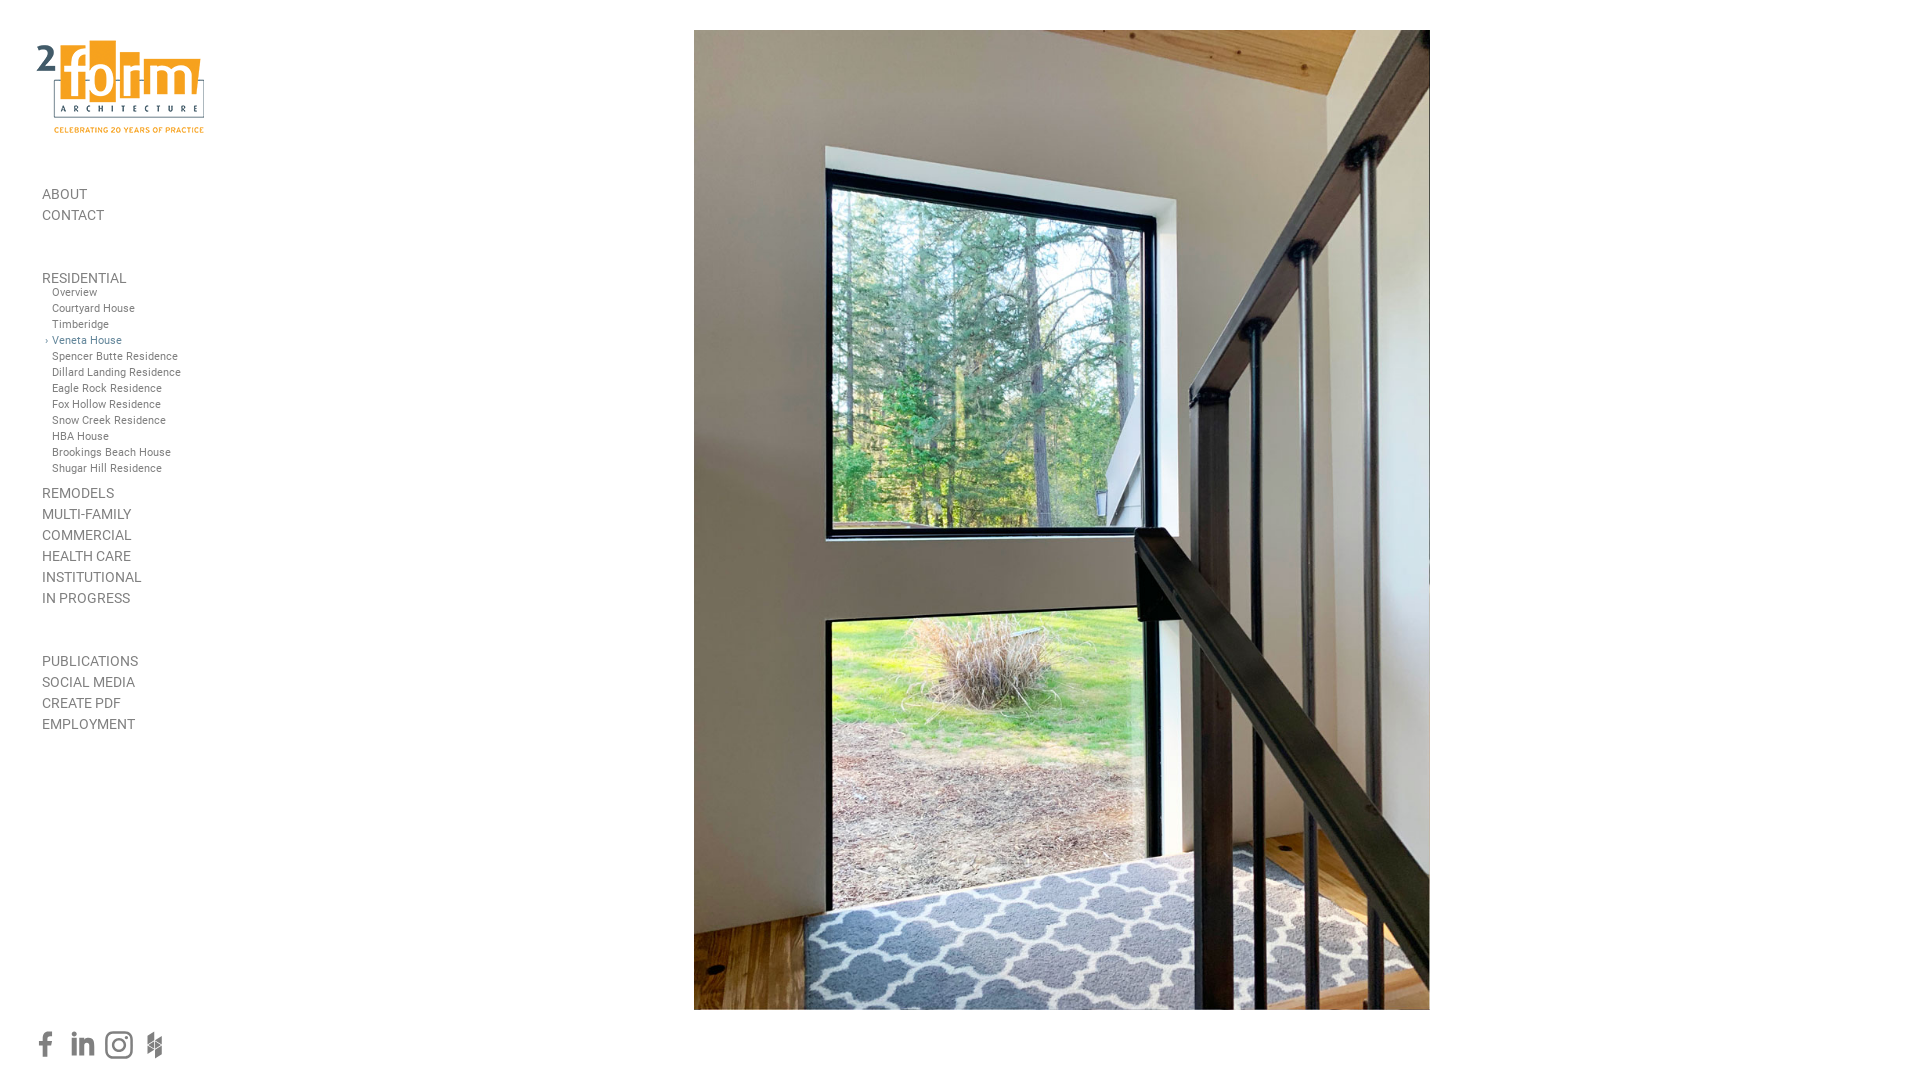 The width and height of the screenshot is (1920, 1080). Describe the element at coordinates (77, 493) in the screenshot. I see `'REMODELS'` at that location.